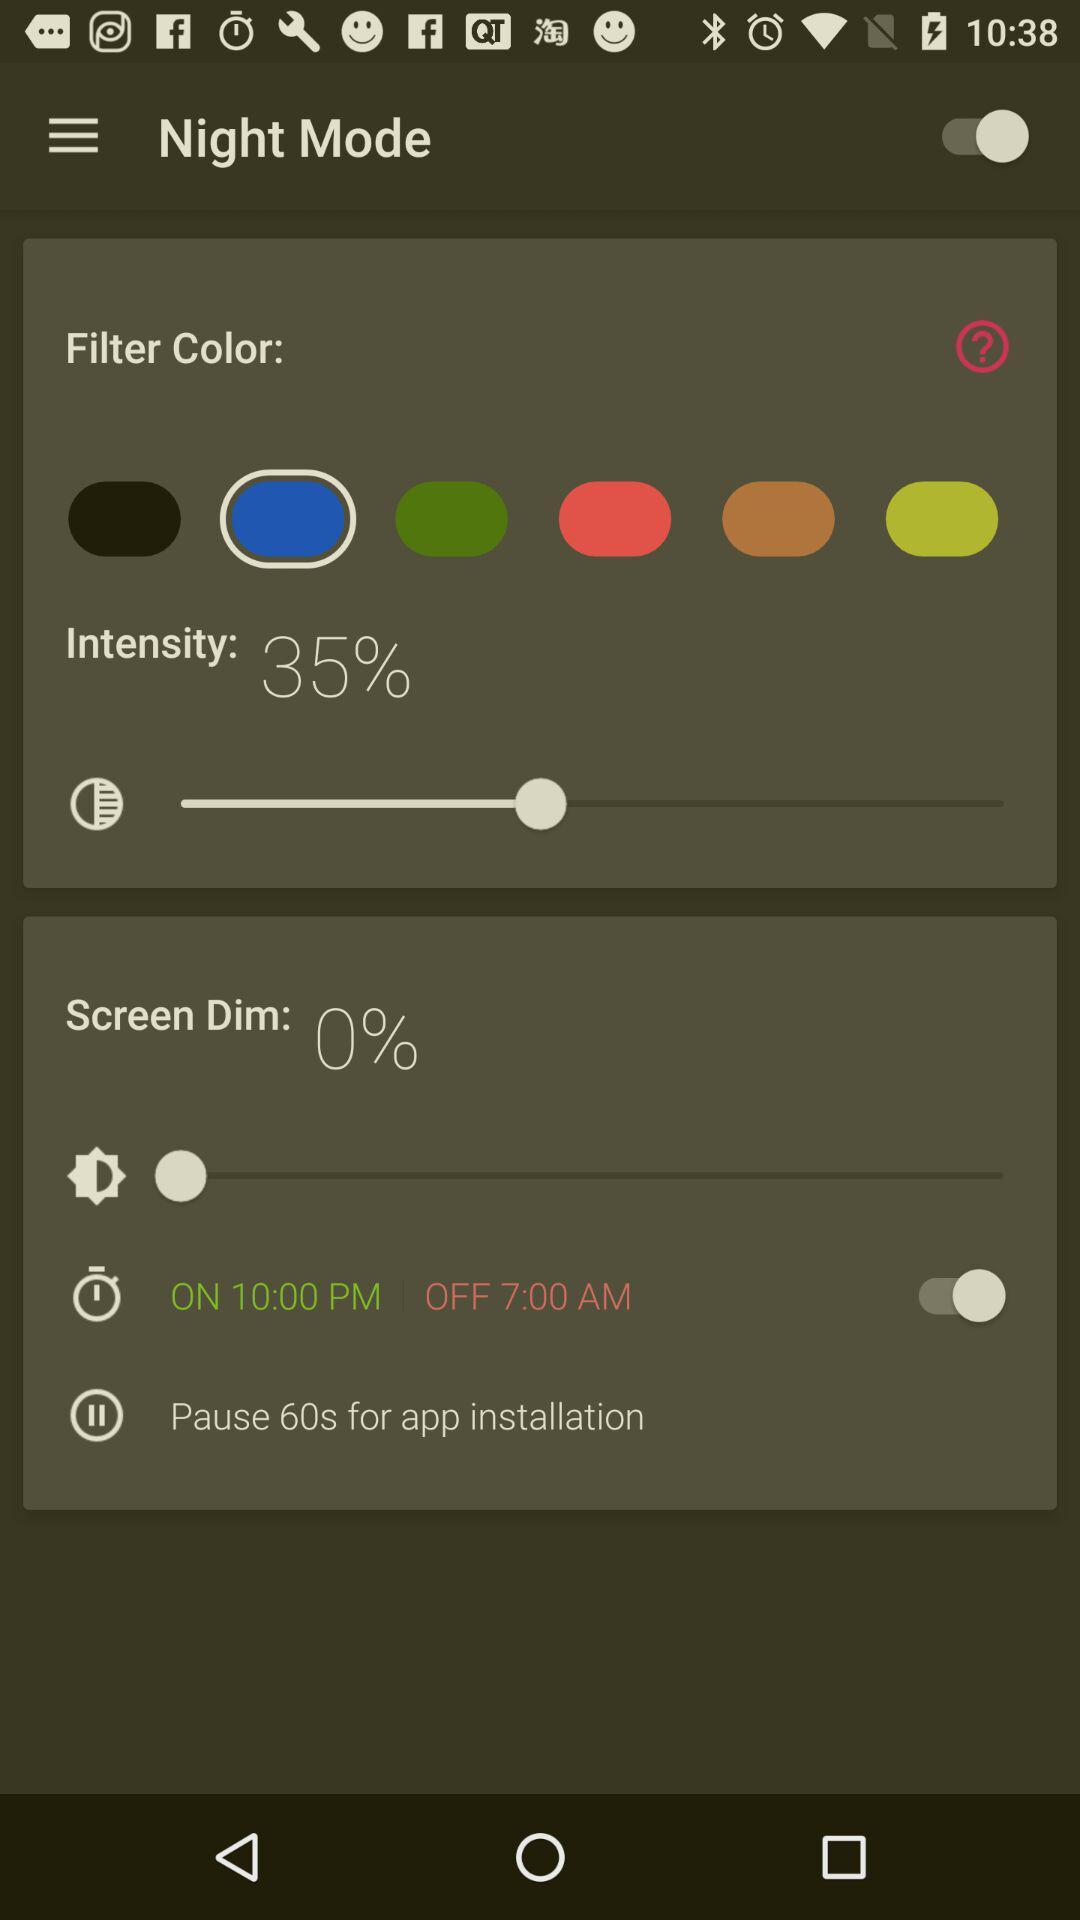  What do you see at coordinates (981, 346) in the screenshot?
I see `help` at bounding box center [981, 346].